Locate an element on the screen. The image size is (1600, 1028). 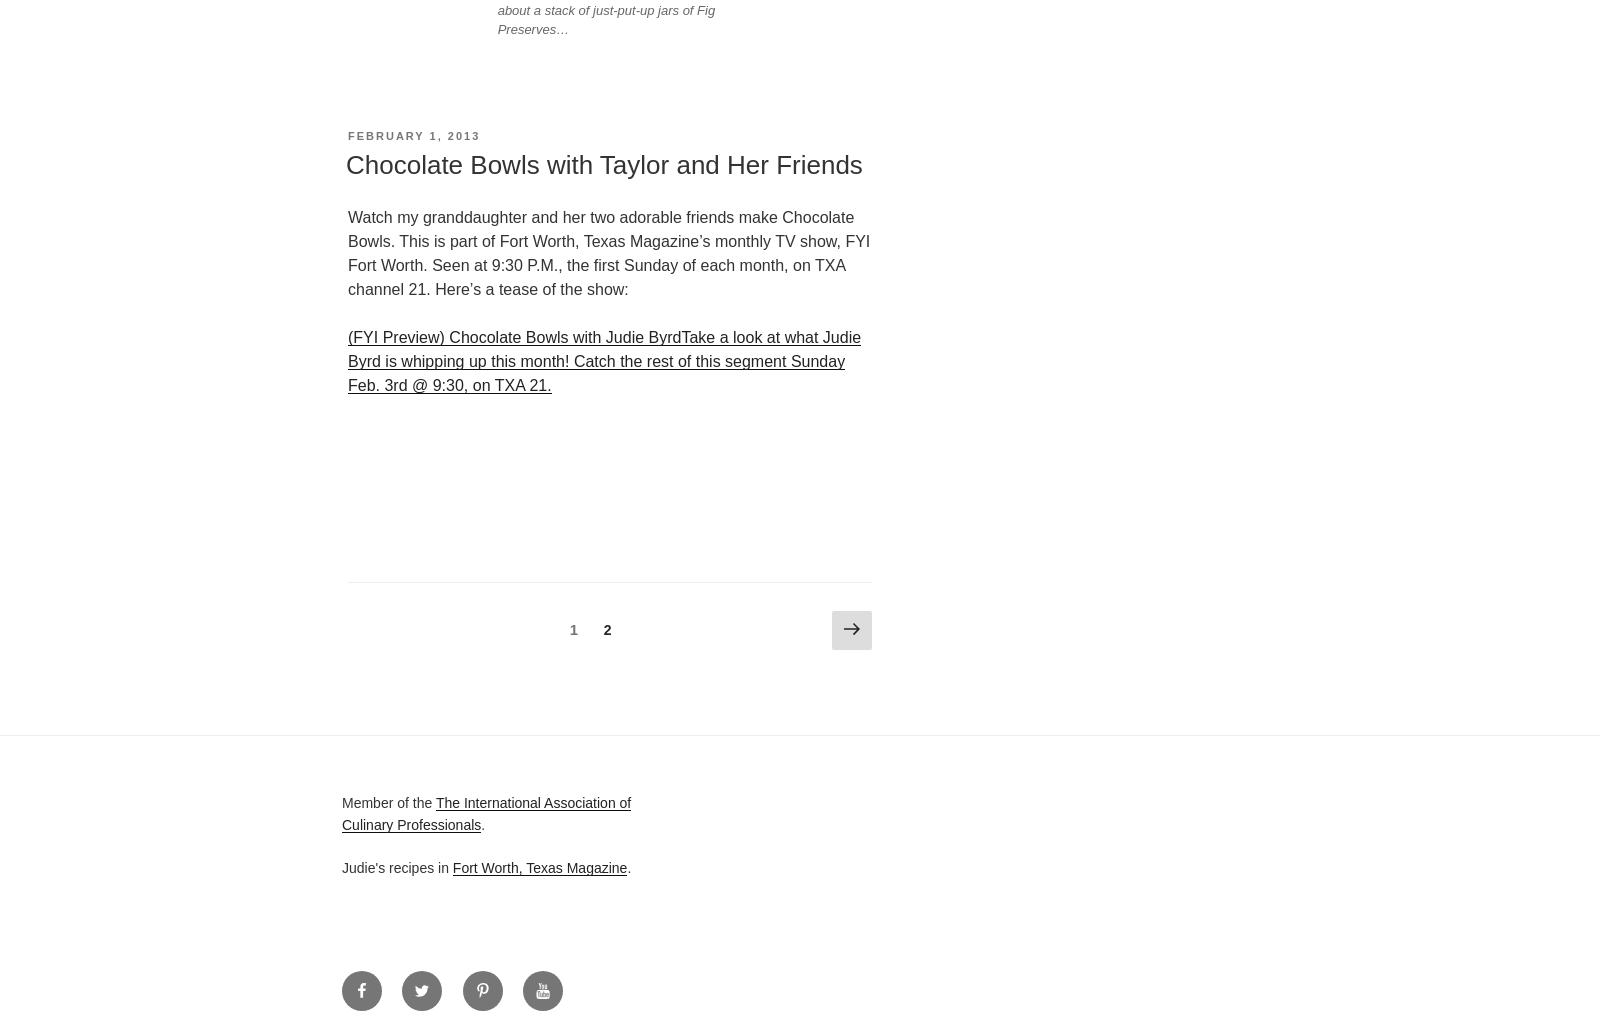
'February 1, 2013' is located at coordinates (412, 134).